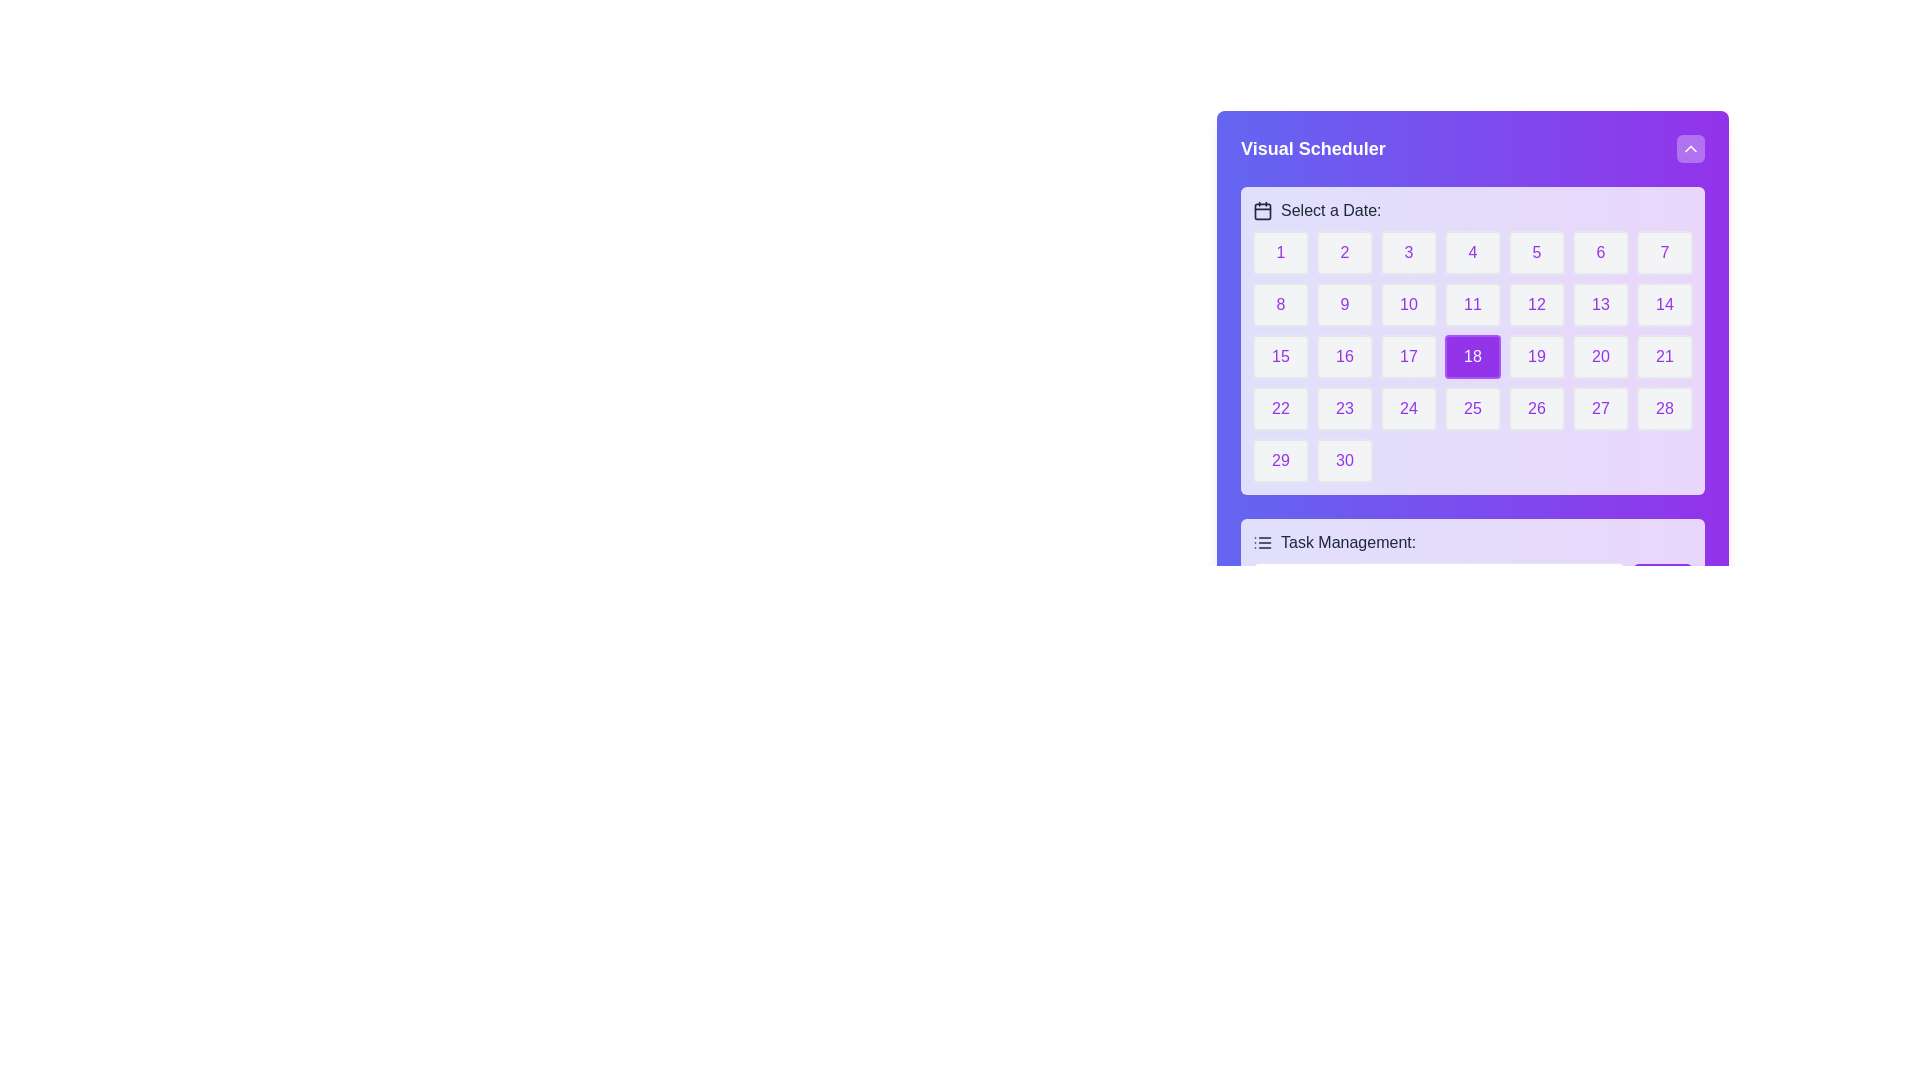  What do you see at coordinates (1535, 407) in the screenshot?
I see `the calendar date button labeled '26' with a light gray background and purple text` at bounding box center [1535, 407].